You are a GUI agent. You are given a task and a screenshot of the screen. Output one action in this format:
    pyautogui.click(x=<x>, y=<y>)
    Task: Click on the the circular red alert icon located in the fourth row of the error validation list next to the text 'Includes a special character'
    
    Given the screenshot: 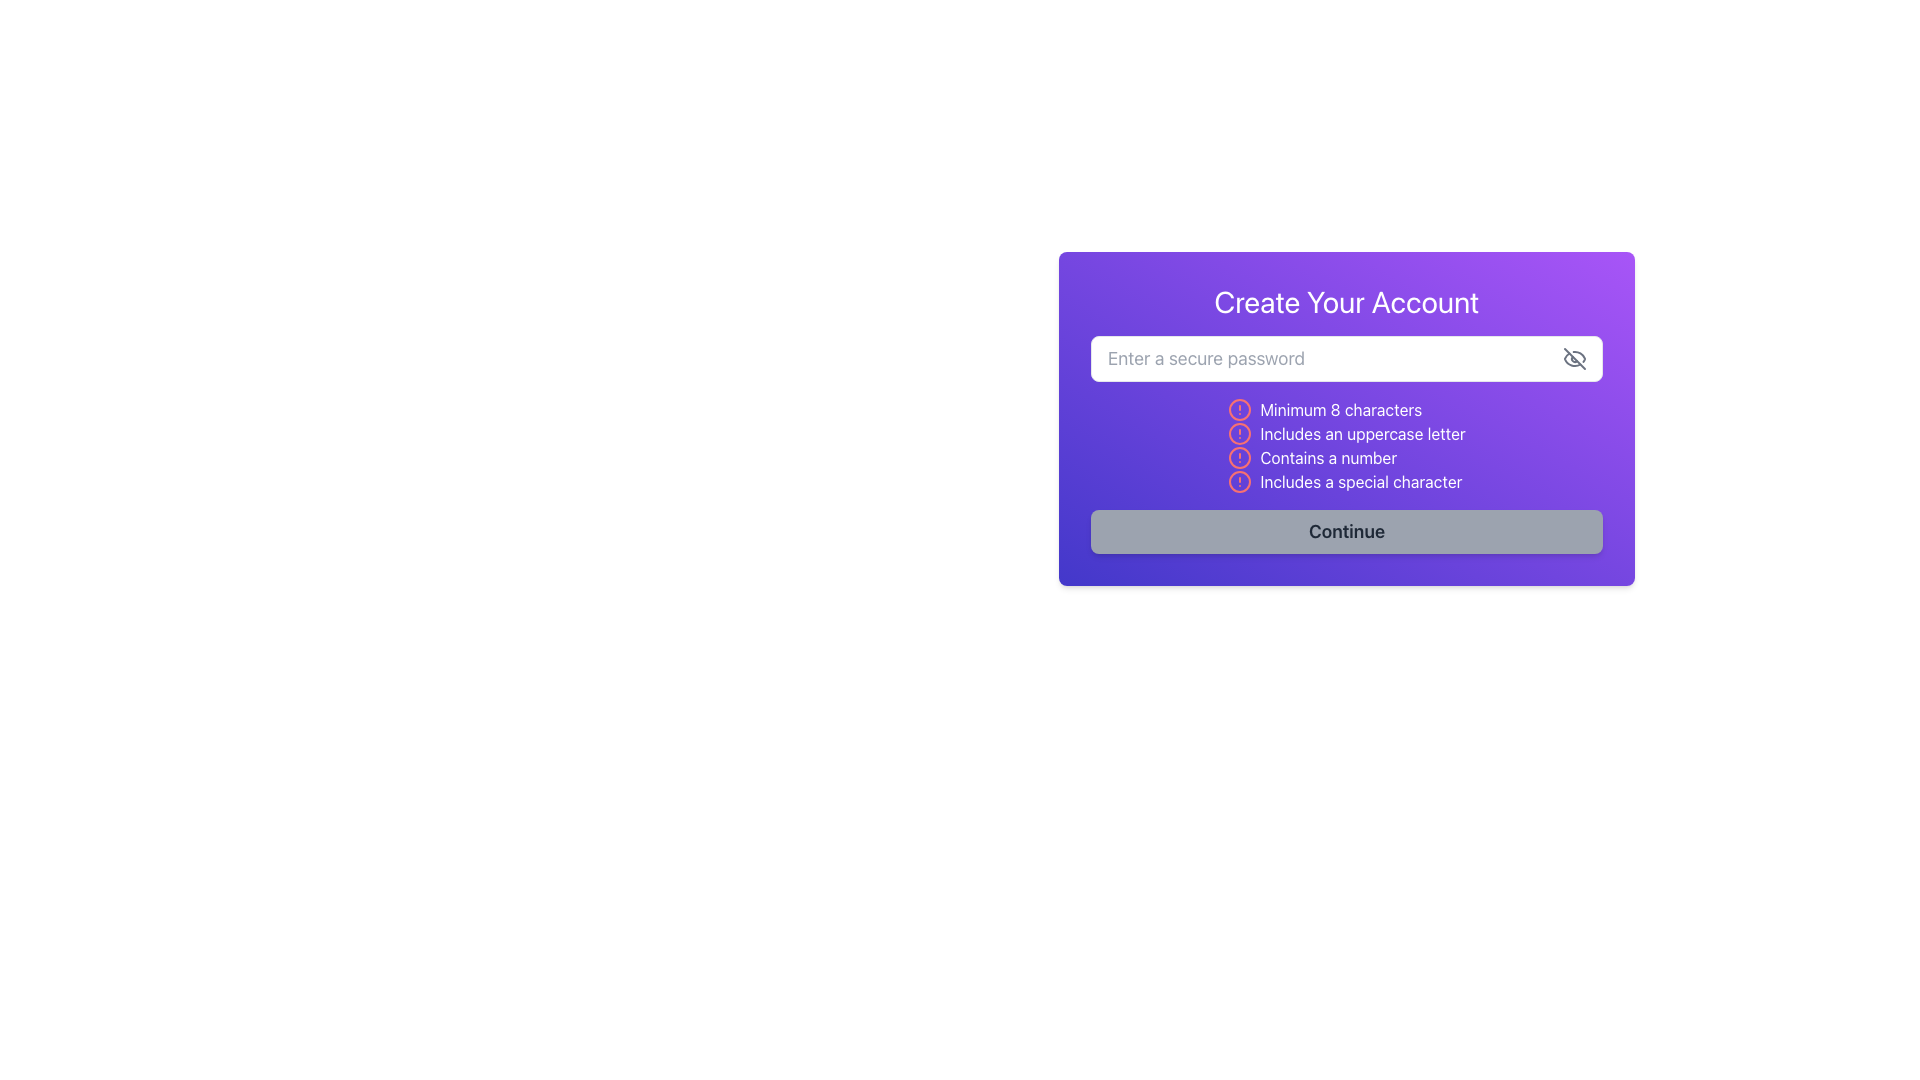 What is the action you would take?
    pyautogui.click(x=1239, y=482)
    